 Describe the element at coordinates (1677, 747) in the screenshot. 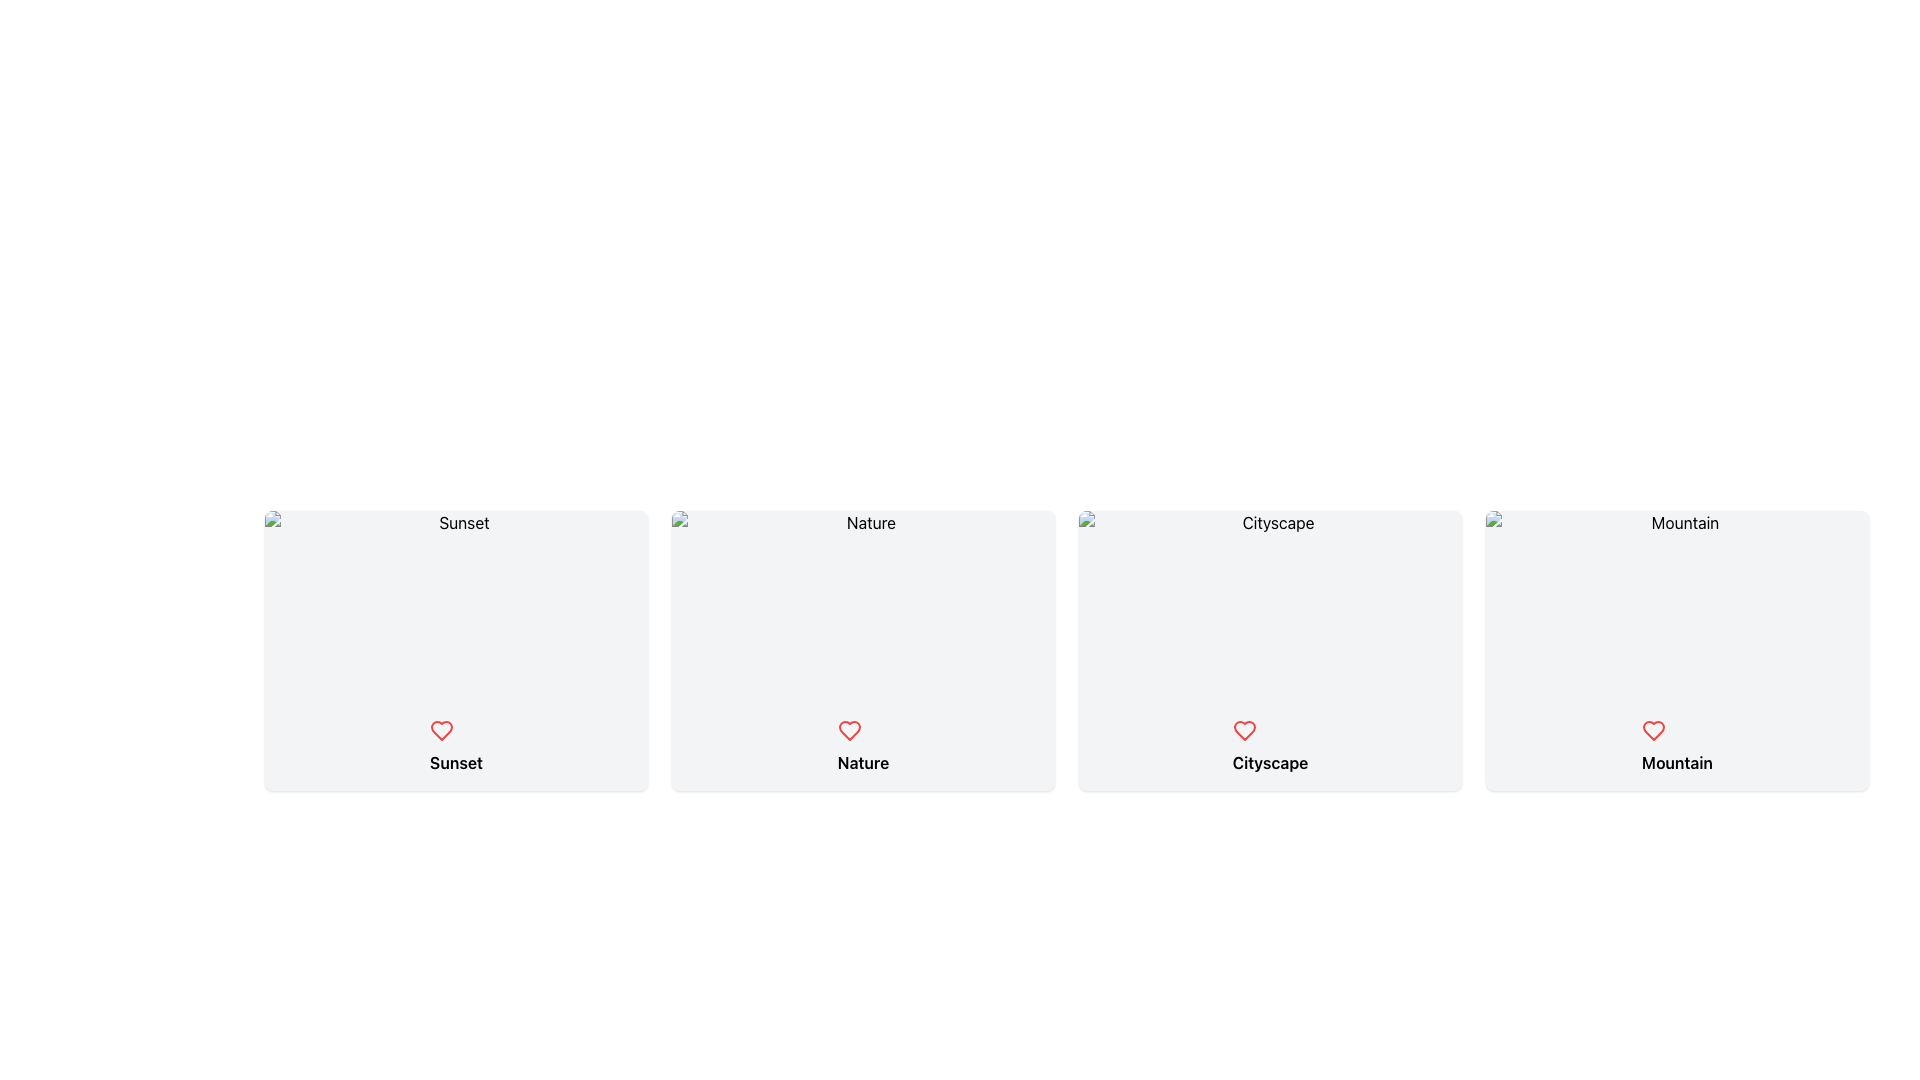

I see `the 'Mountain' text label located at the bottom of the card` at that location.